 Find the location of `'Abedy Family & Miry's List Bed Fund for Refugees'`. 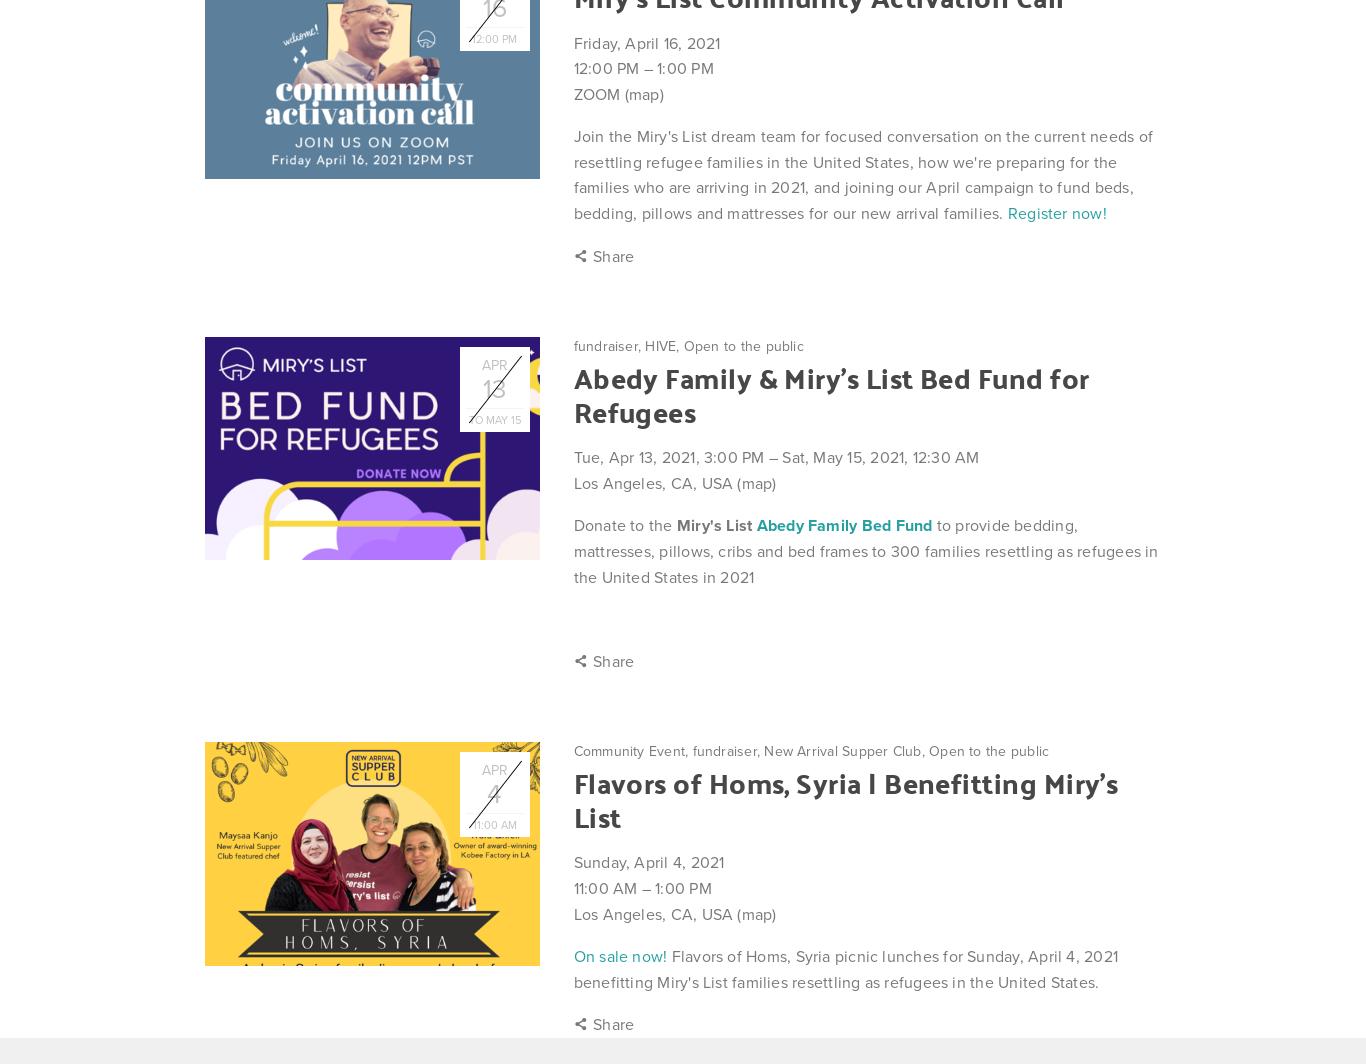

'Abedy Family & Miry's List Bed Fund for Refugees' is located at coordinates (572, 393).